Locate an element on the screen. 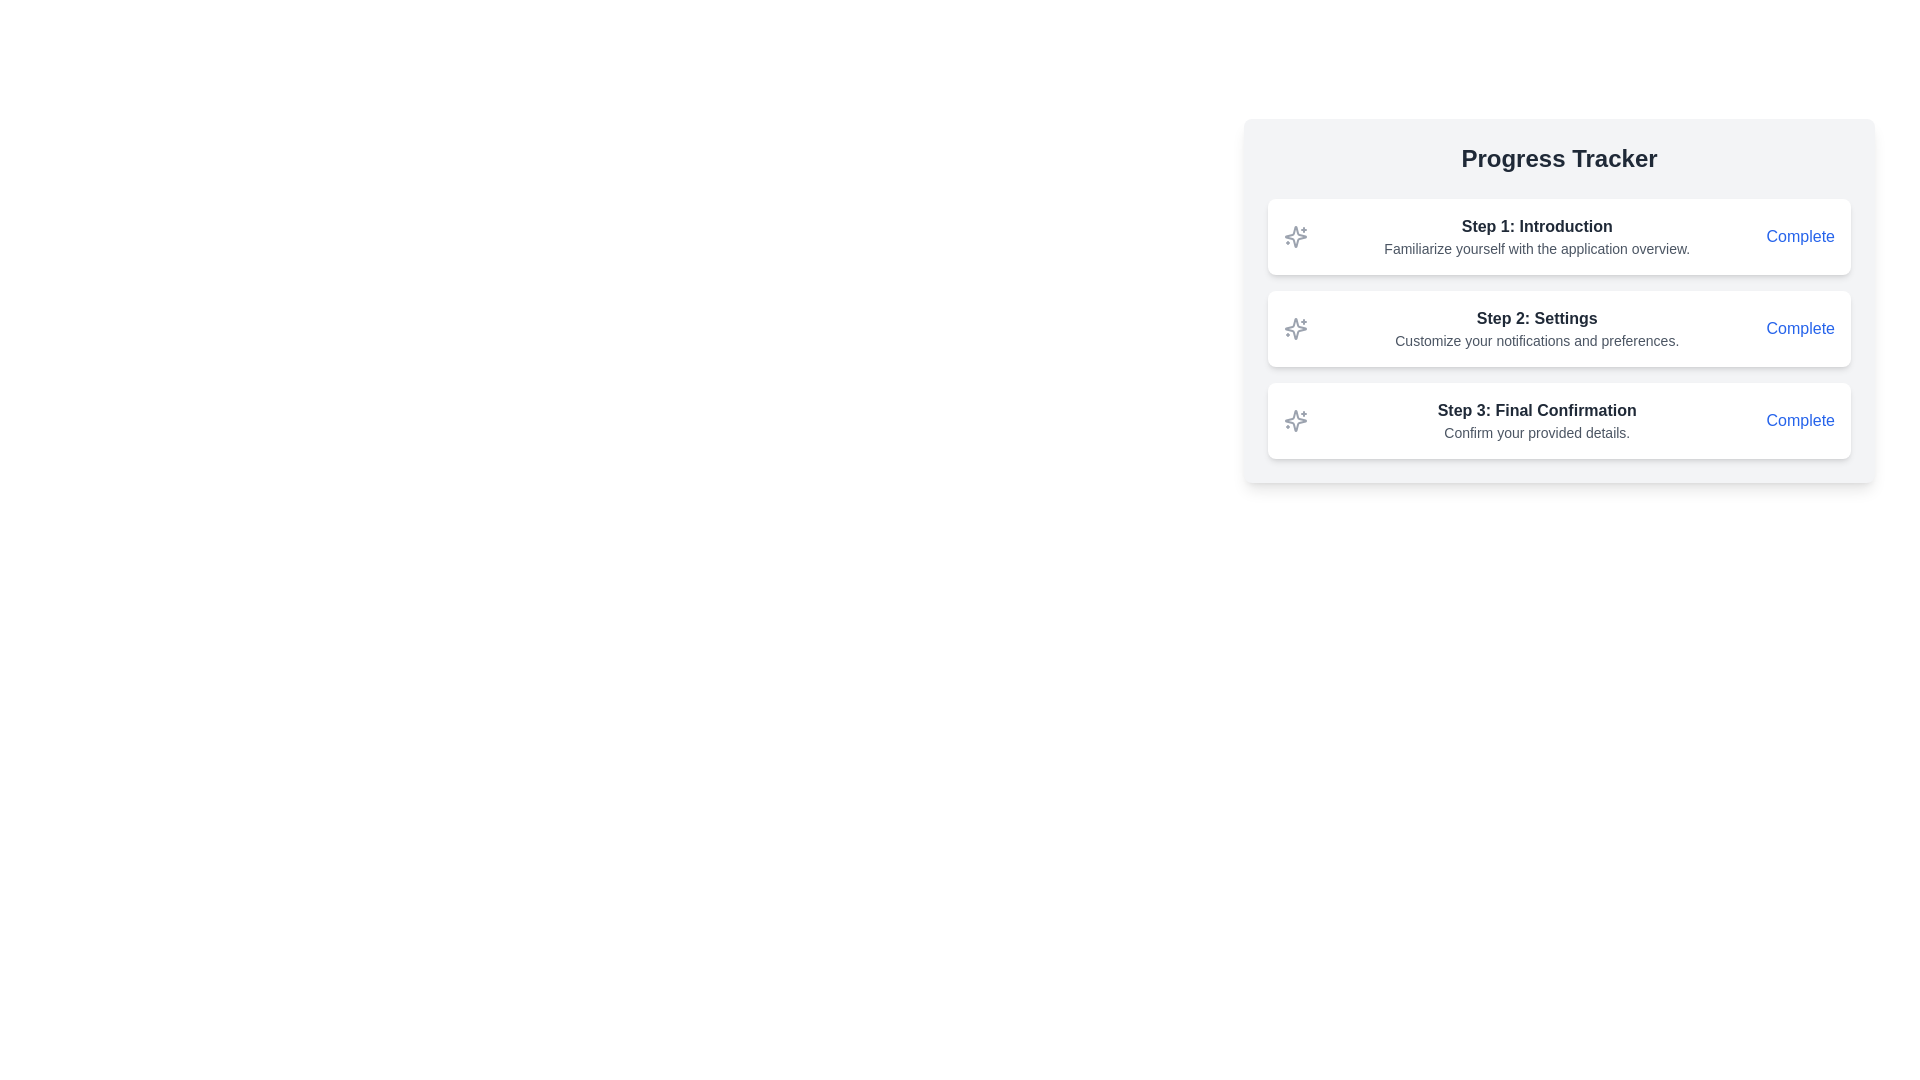  the completion icon representing the first step of the progress tracker, titled 'Step 1: Introduction' is located at coordinates (1296, 235).